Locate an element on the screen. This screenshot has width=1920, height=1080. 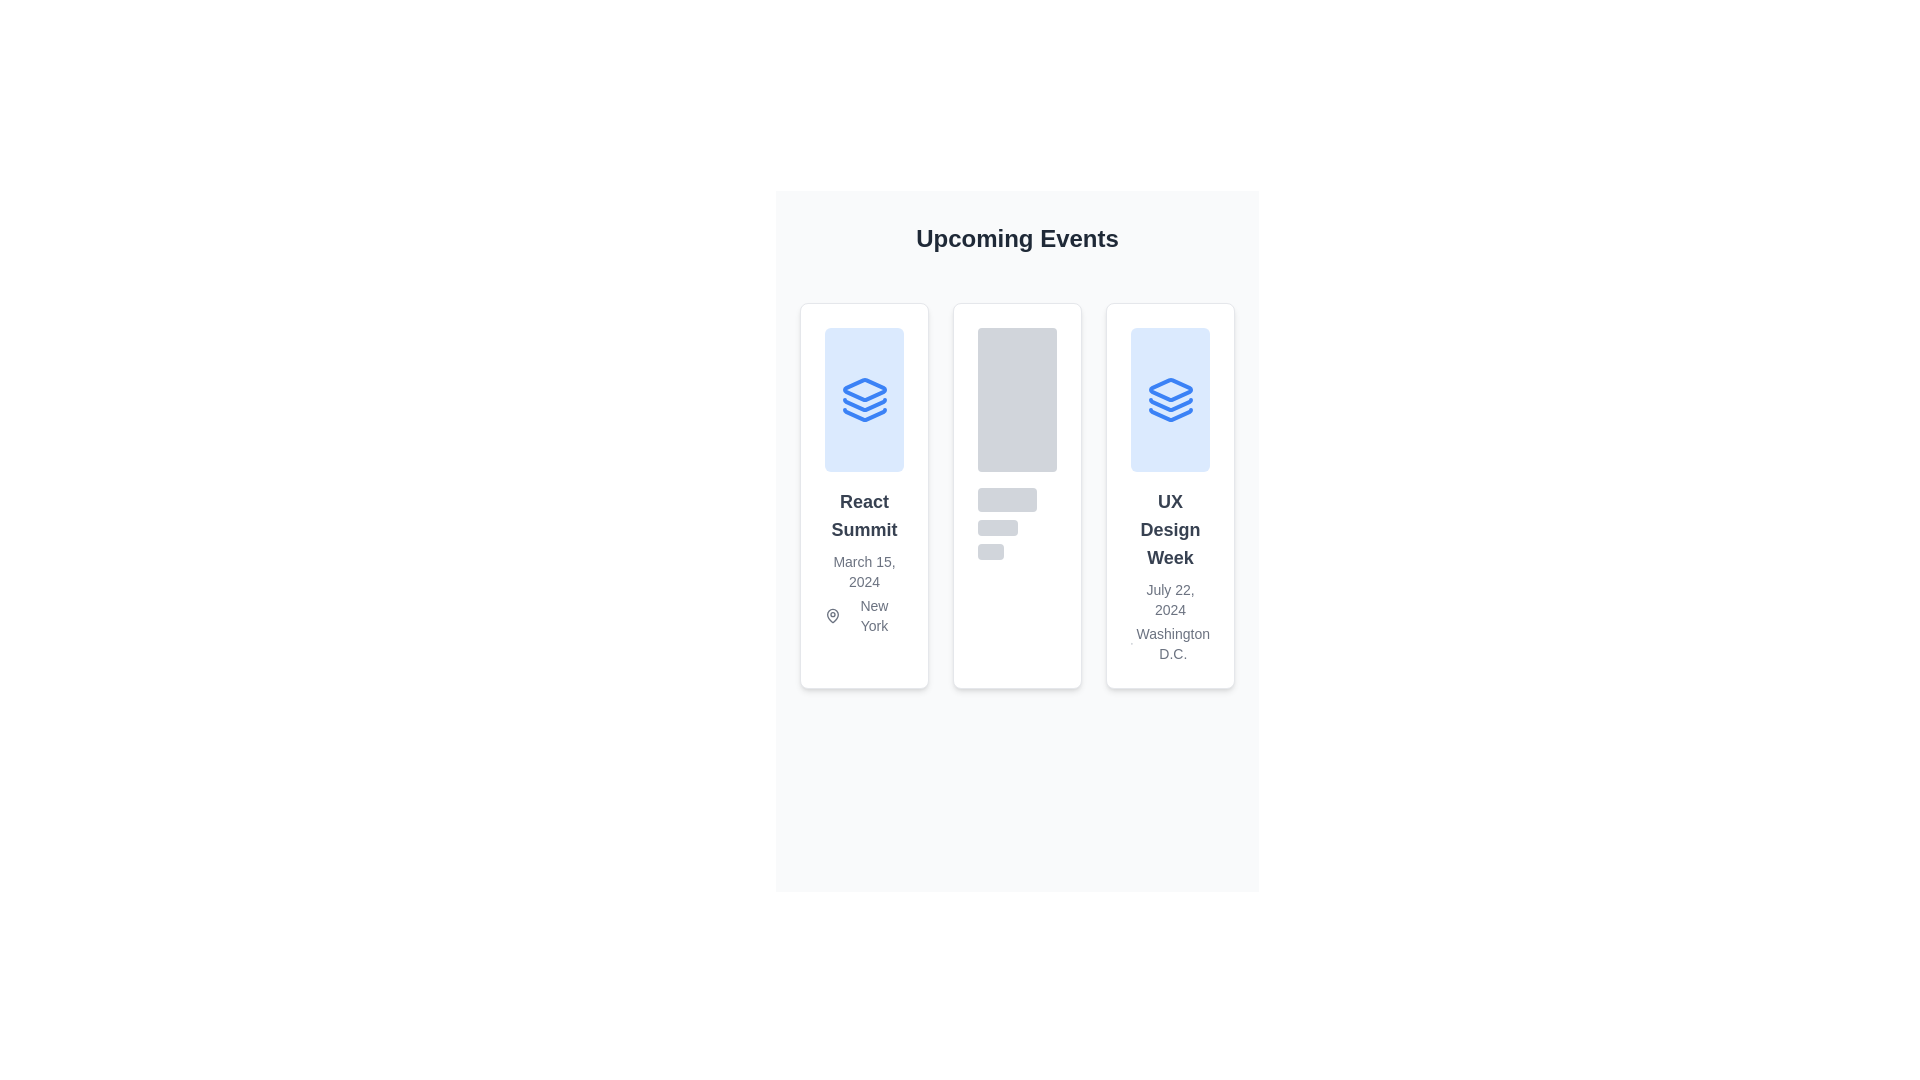
the blue icon with stacked layers, outlined with blue strokes, located at the top of the second card under the 'Upcoming Events' heading is located at coordinates (1170, 400).